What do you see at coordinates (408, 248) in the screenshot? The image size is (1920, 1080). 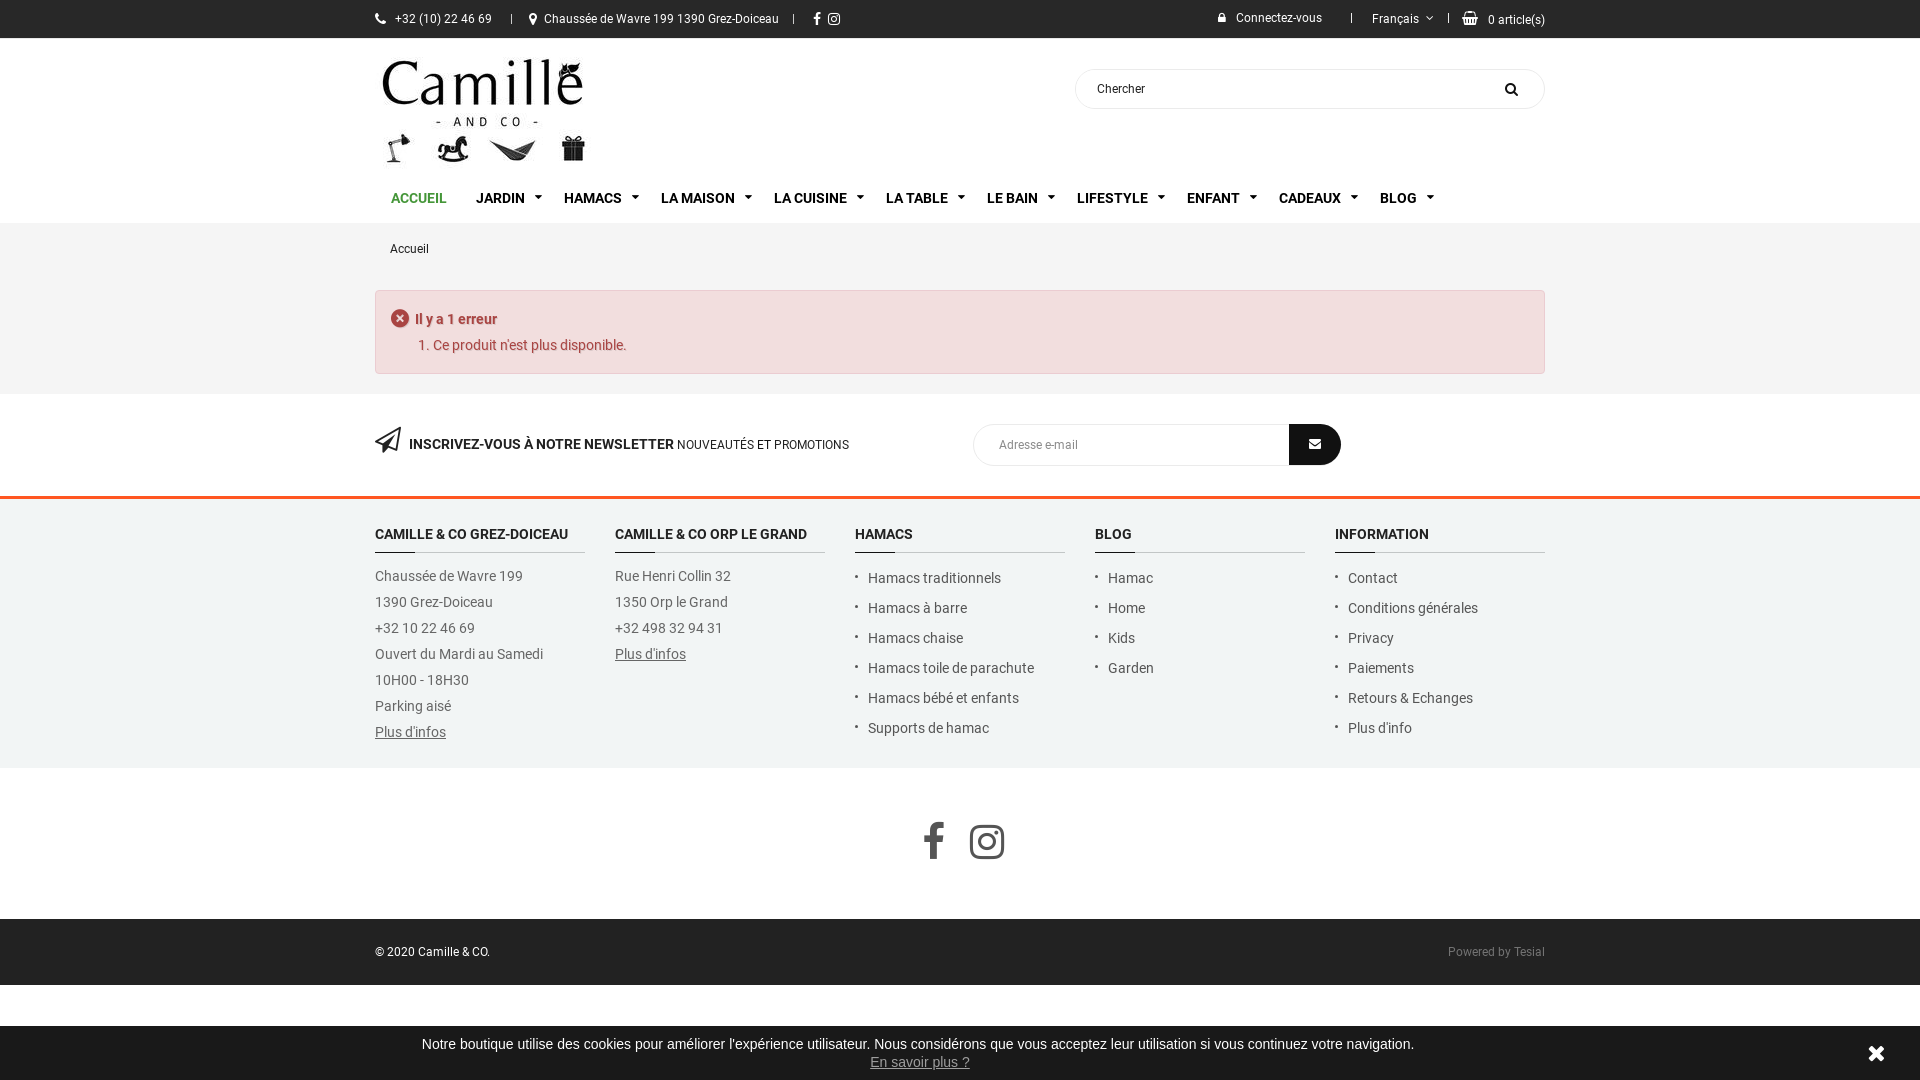 I see `'Accueil'` at bounding box center [408, 248].